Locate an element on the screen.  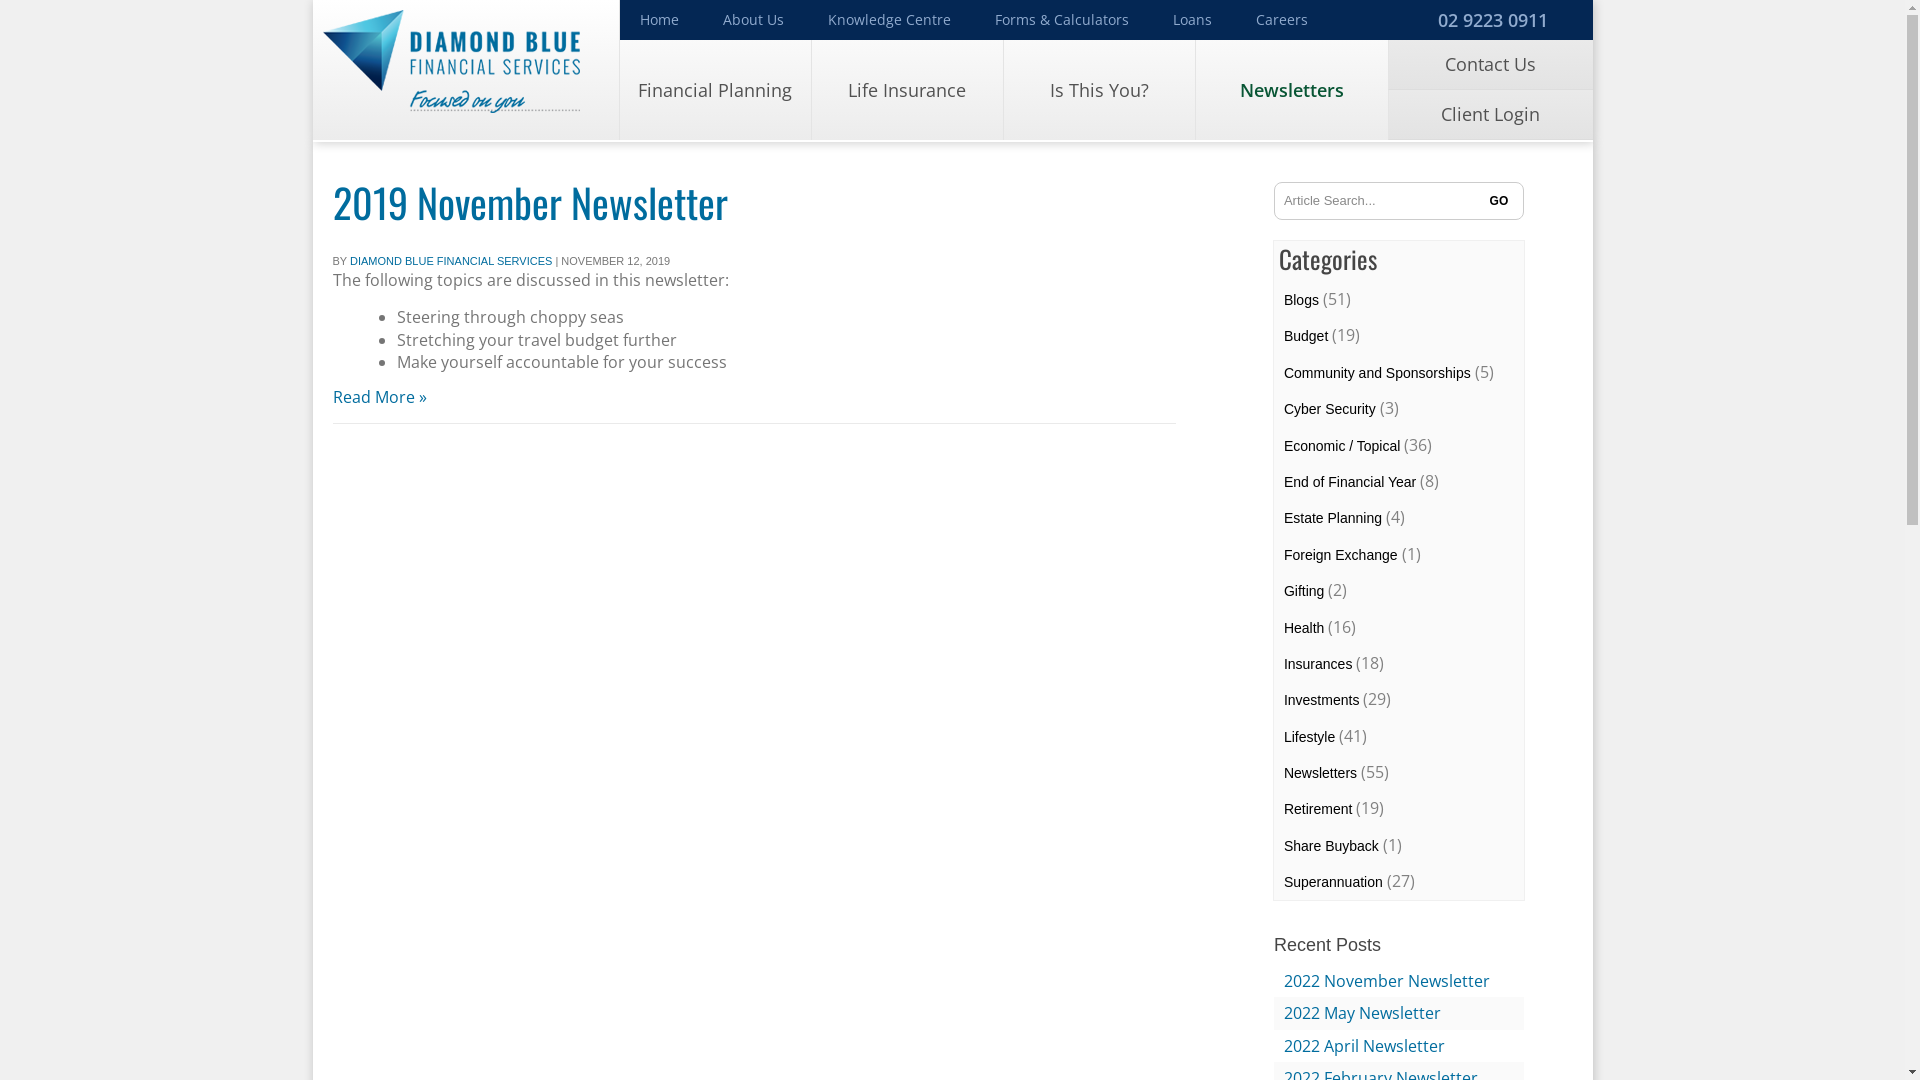
'2022 April Newsletter' is located at coordinates (1363, 1044).